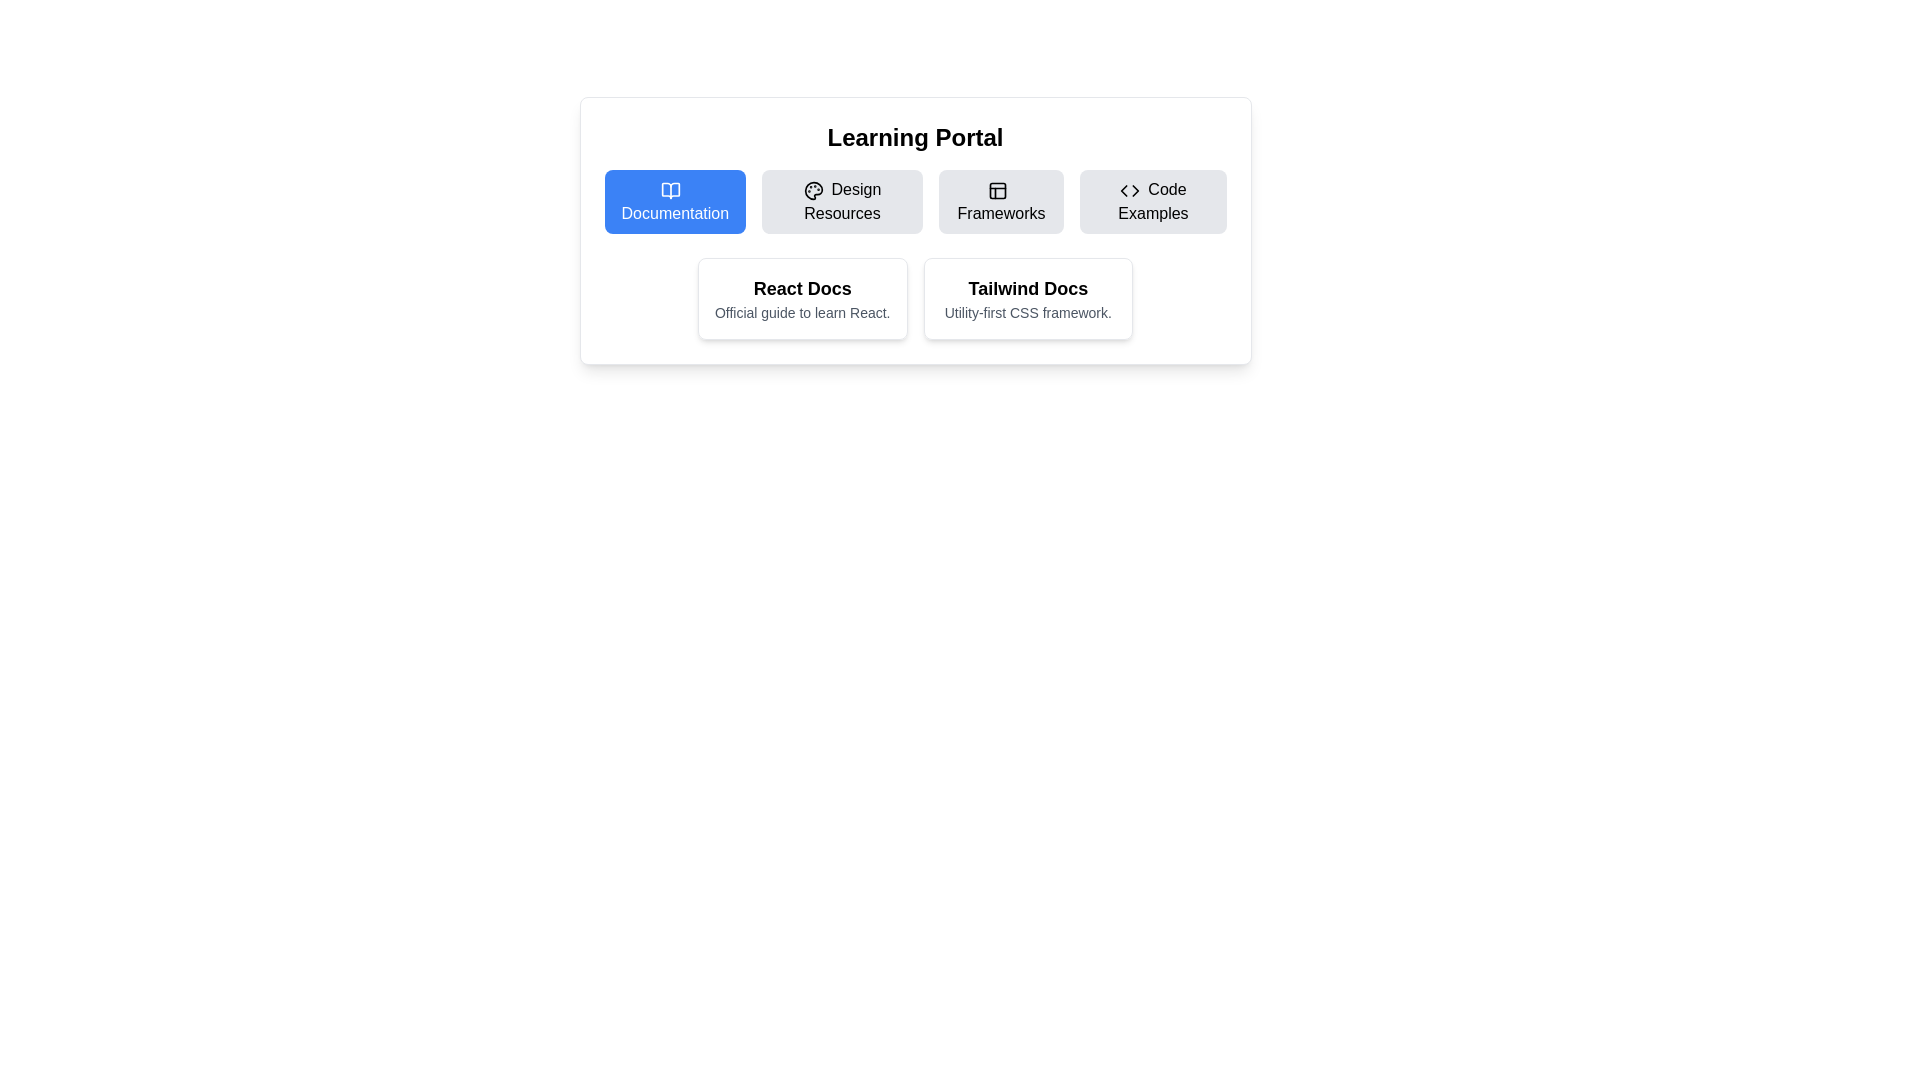  I want to click on the last button in the navigation section, which directs users to code examples or related resources, so click(1153, 201).